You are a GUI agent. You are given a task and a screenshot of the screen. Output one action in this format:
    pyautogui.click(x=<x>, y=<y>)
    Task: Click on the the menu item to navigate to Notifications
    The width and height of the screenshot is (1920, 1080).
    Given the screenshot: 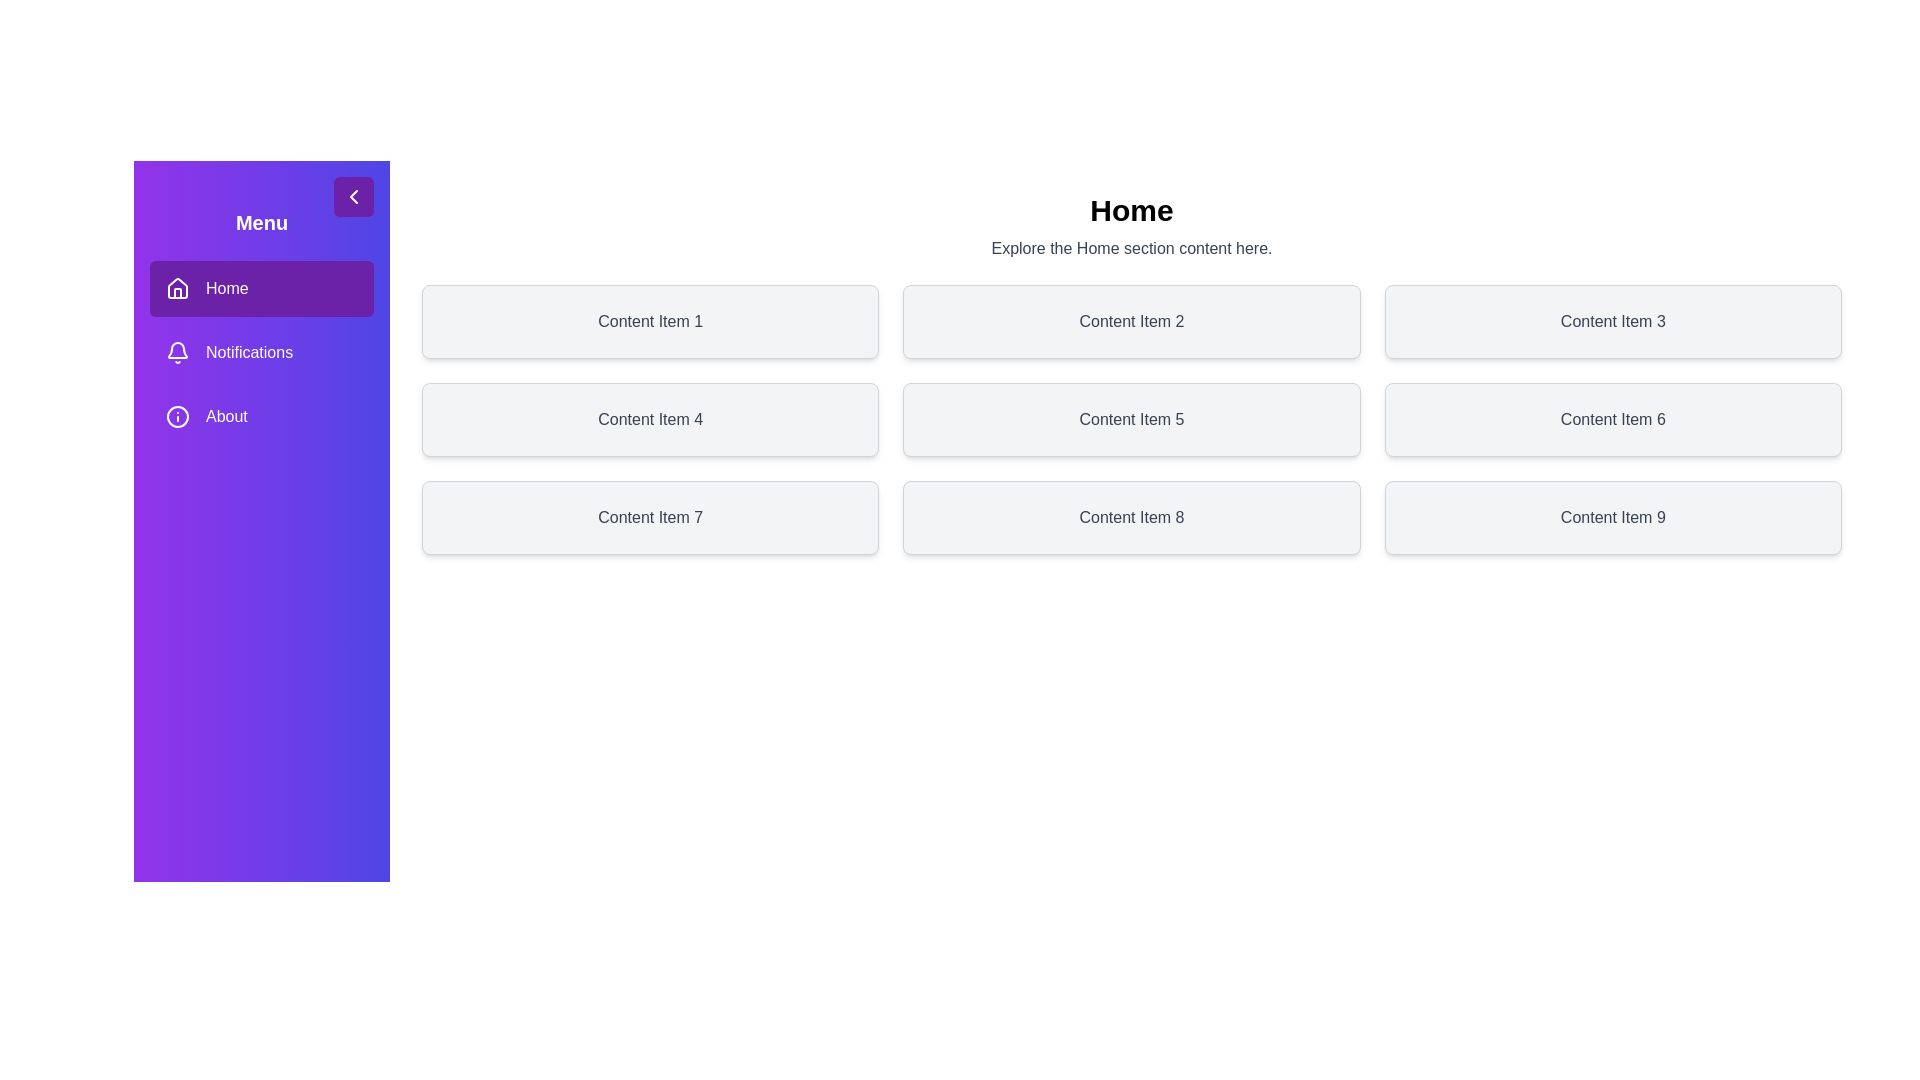 What is the action you would take?
    pyautogui.click(x=261, y=352)
    